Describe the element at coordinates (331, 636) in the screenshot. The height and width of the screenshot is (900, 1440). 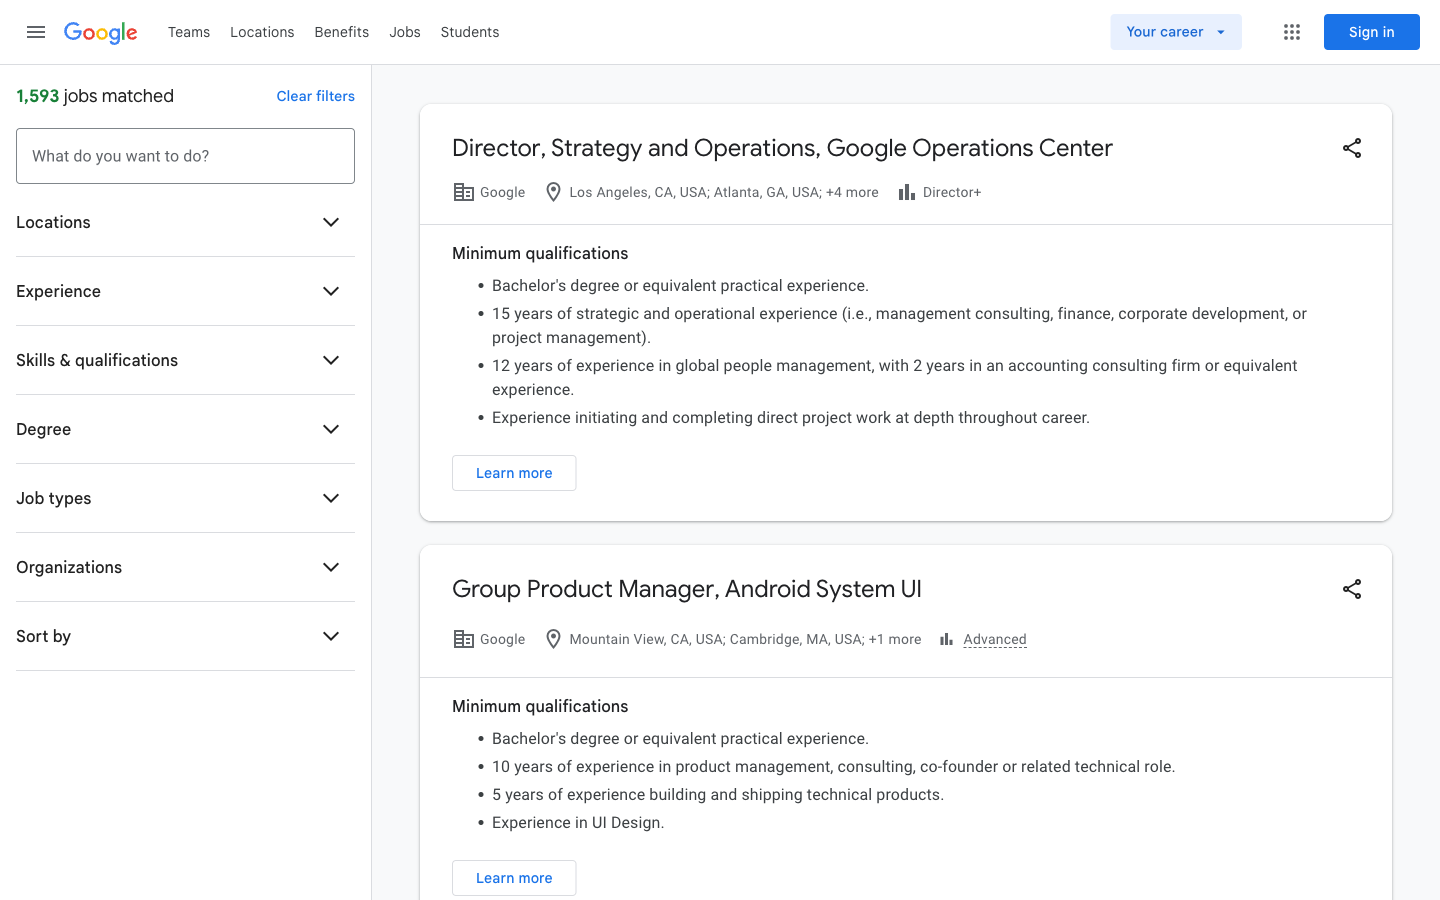
I see `the "Sort by" function` at that location.